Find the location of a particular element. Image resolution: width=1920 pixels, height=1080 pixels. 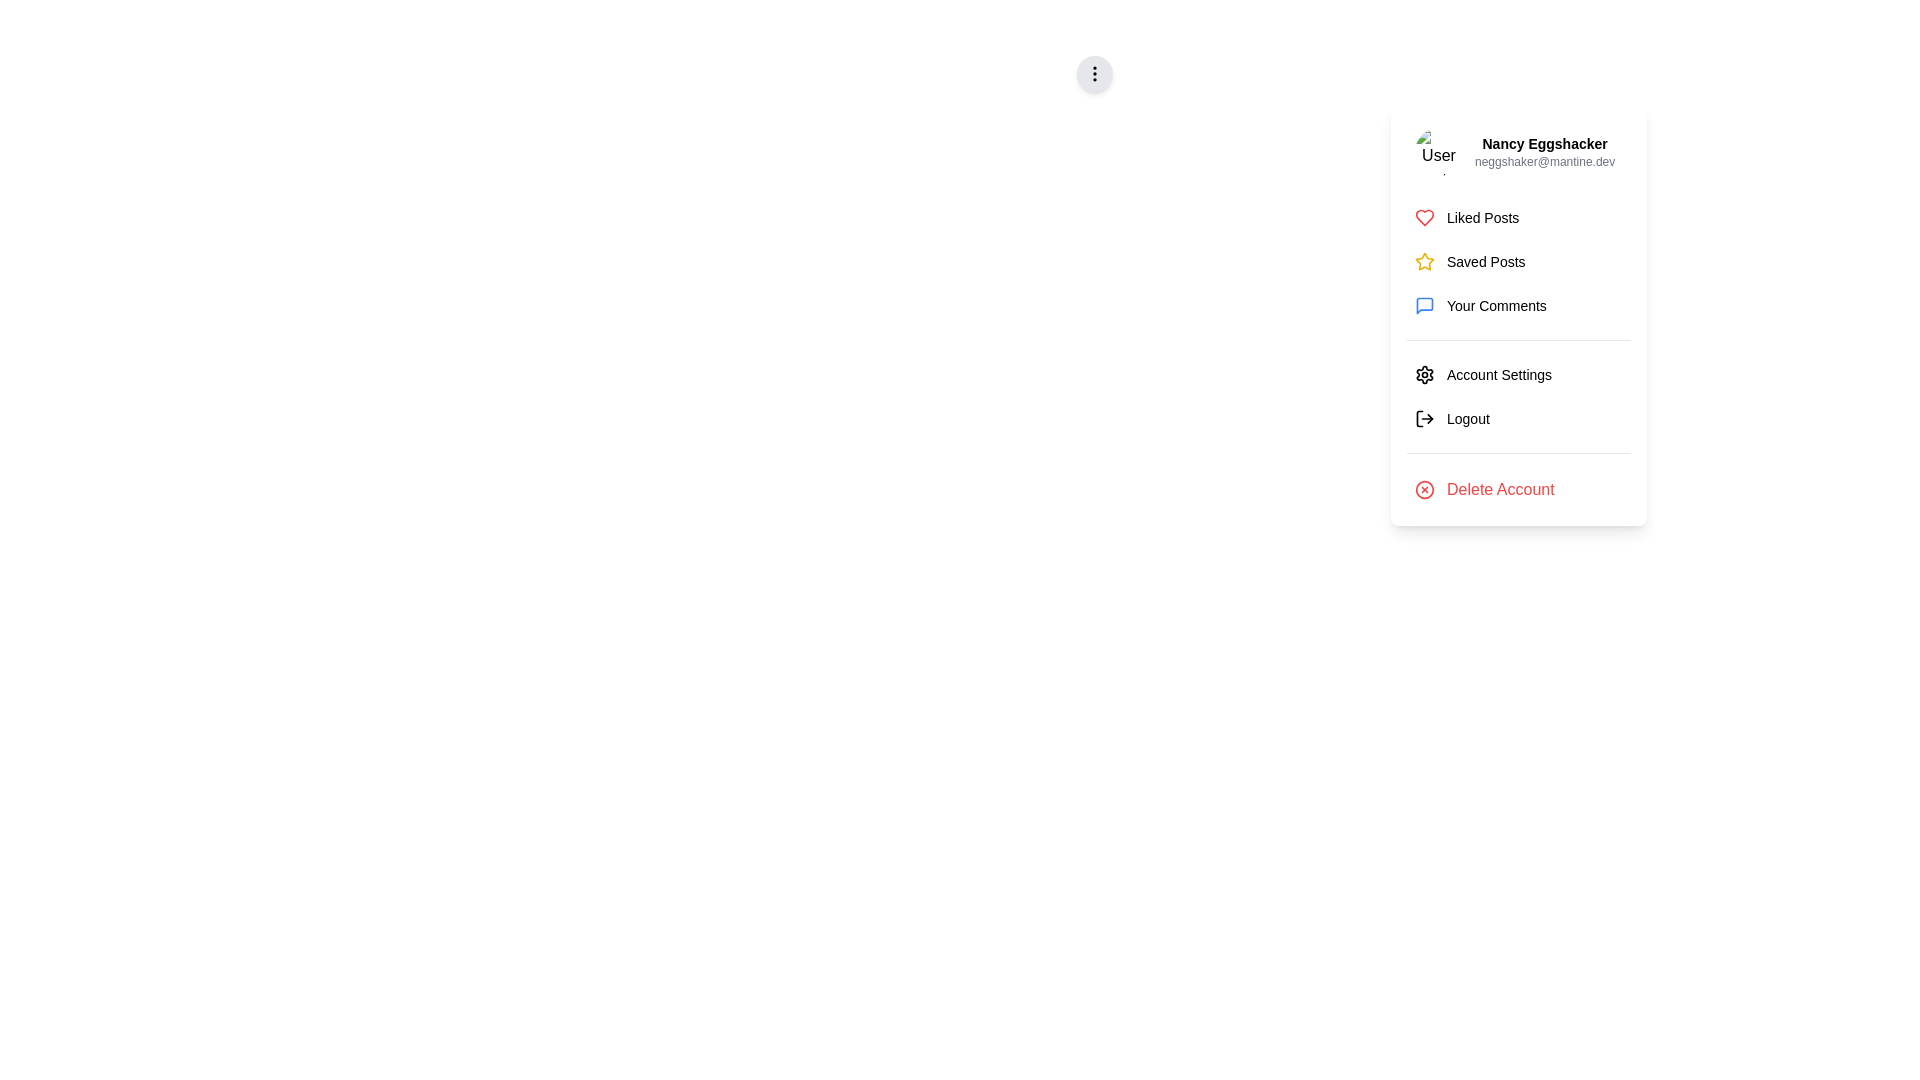

the 'Account Settings' menu item, which features a gear icon on the left and is located beneath user-related information in the menu section is located at coordinates (1518, 374).